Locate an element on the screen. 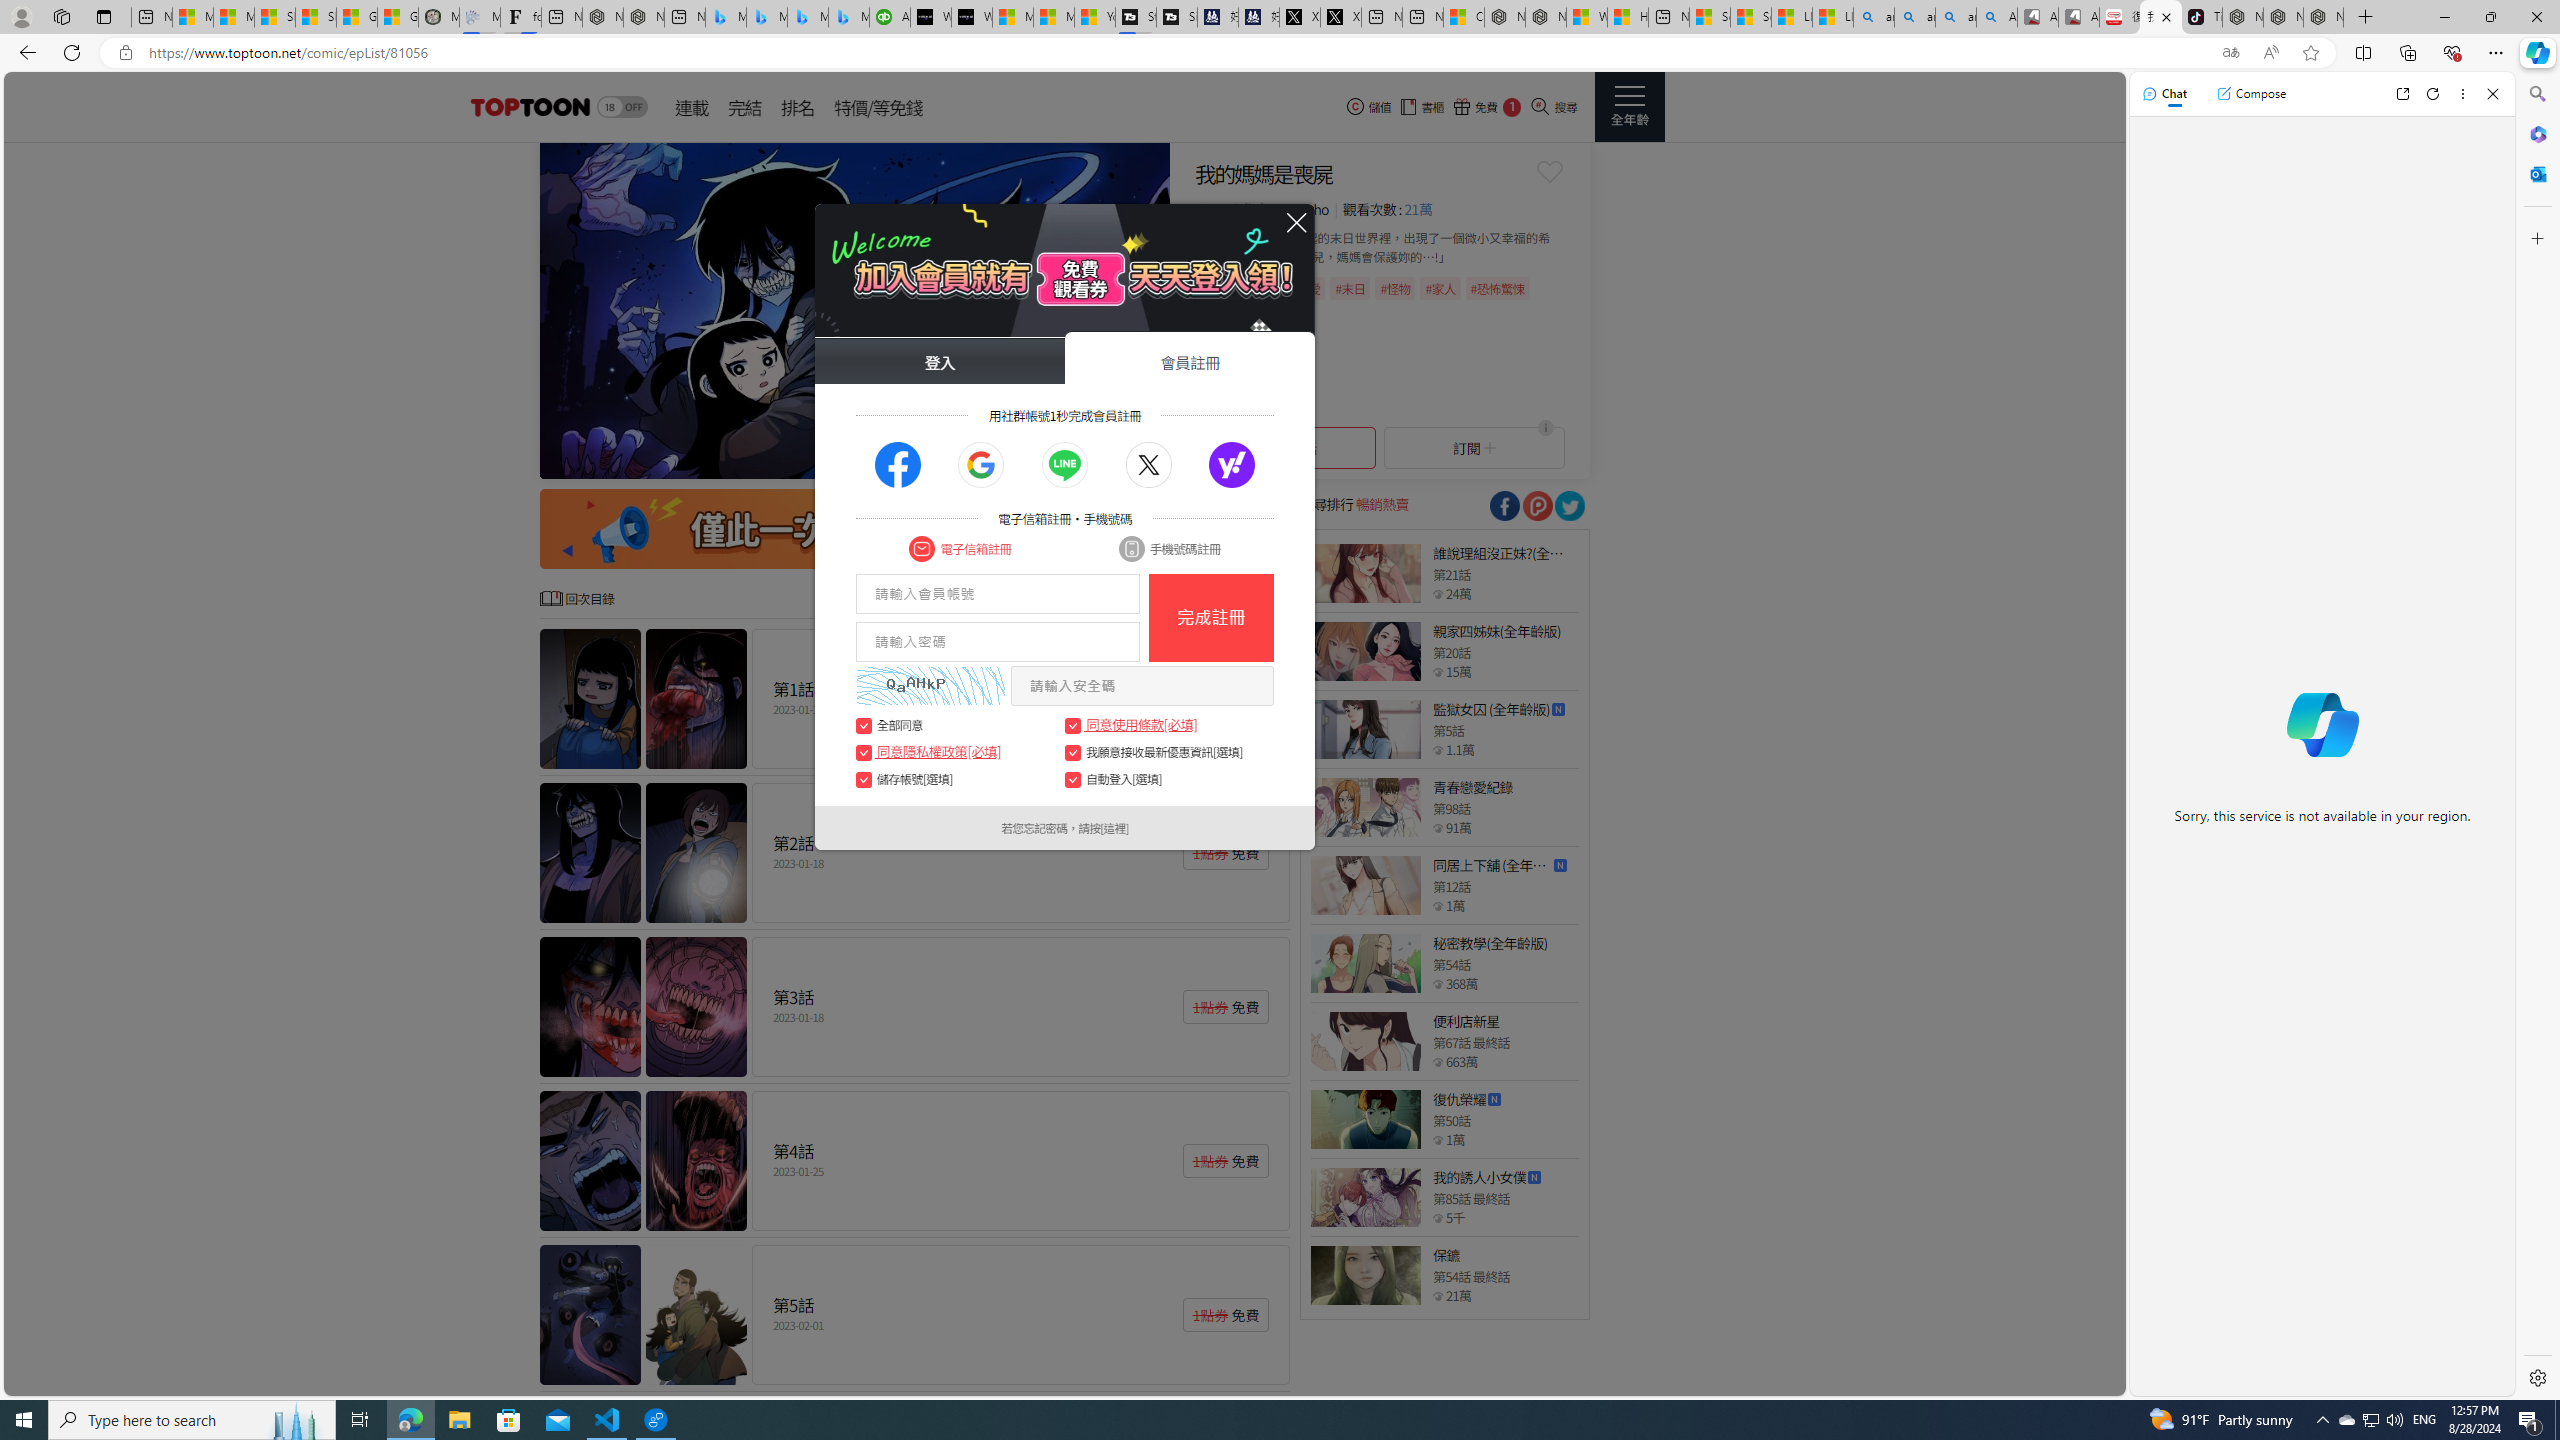  'Microsoft Bing Travel - Stays in Bangkok, Bangkok, Thailand' is located at coordinates (766, 16).